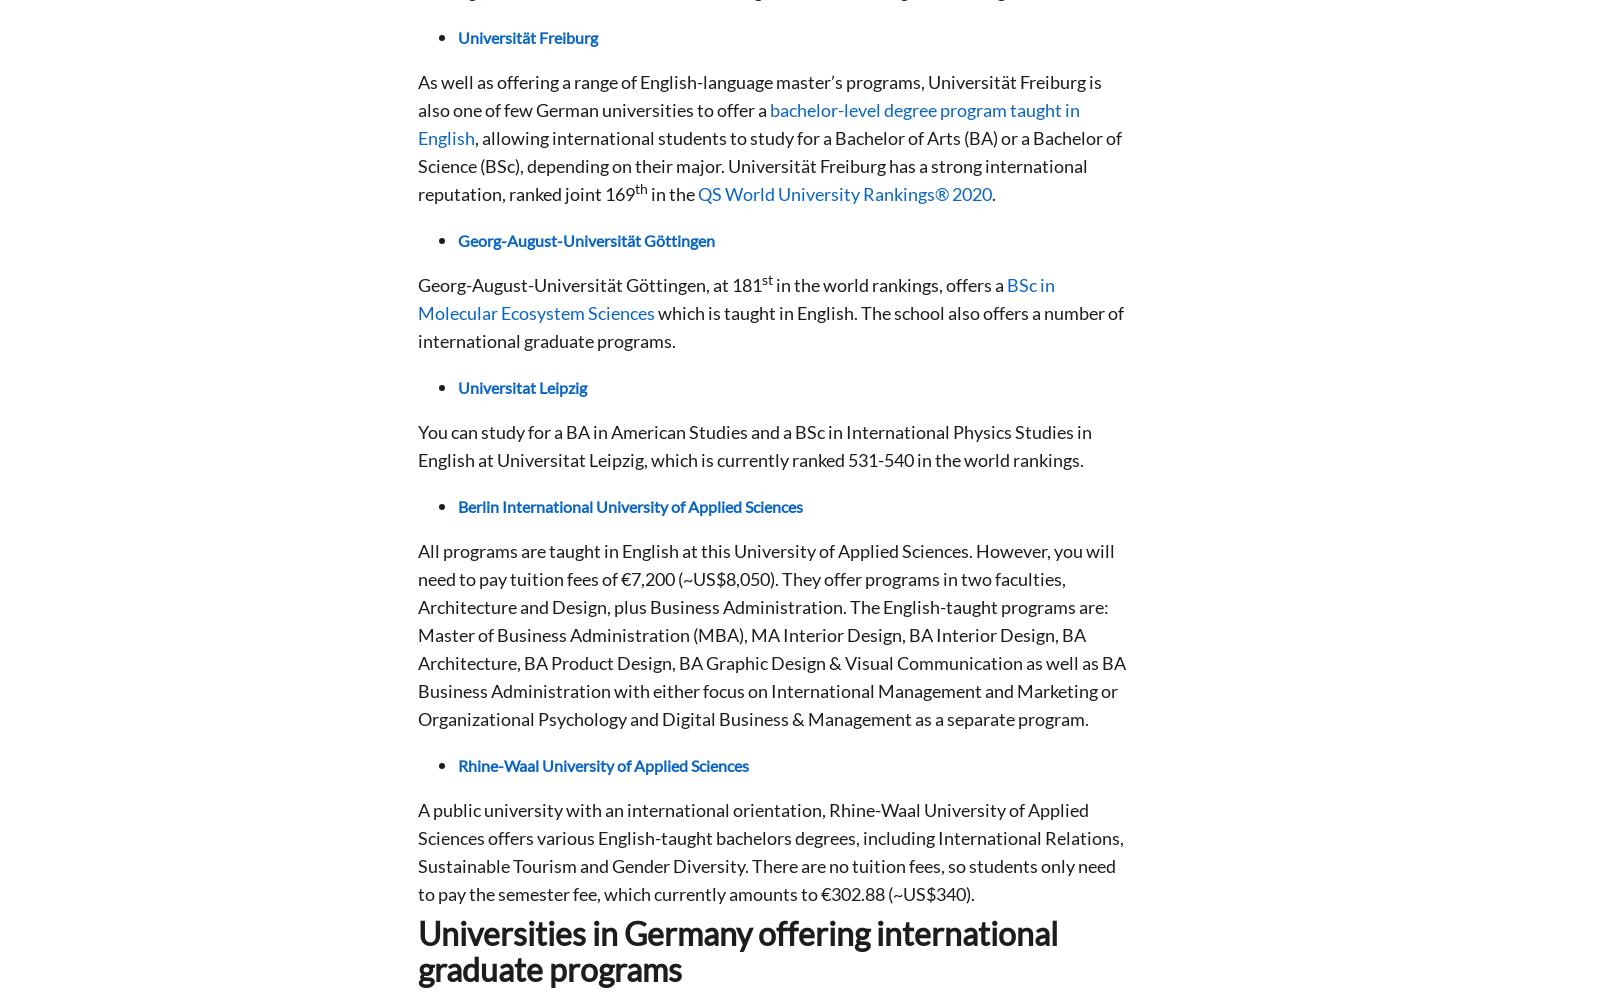 The width and height of the screenshot is (1600, 997). I want to click on 'th', so click(635, 189).